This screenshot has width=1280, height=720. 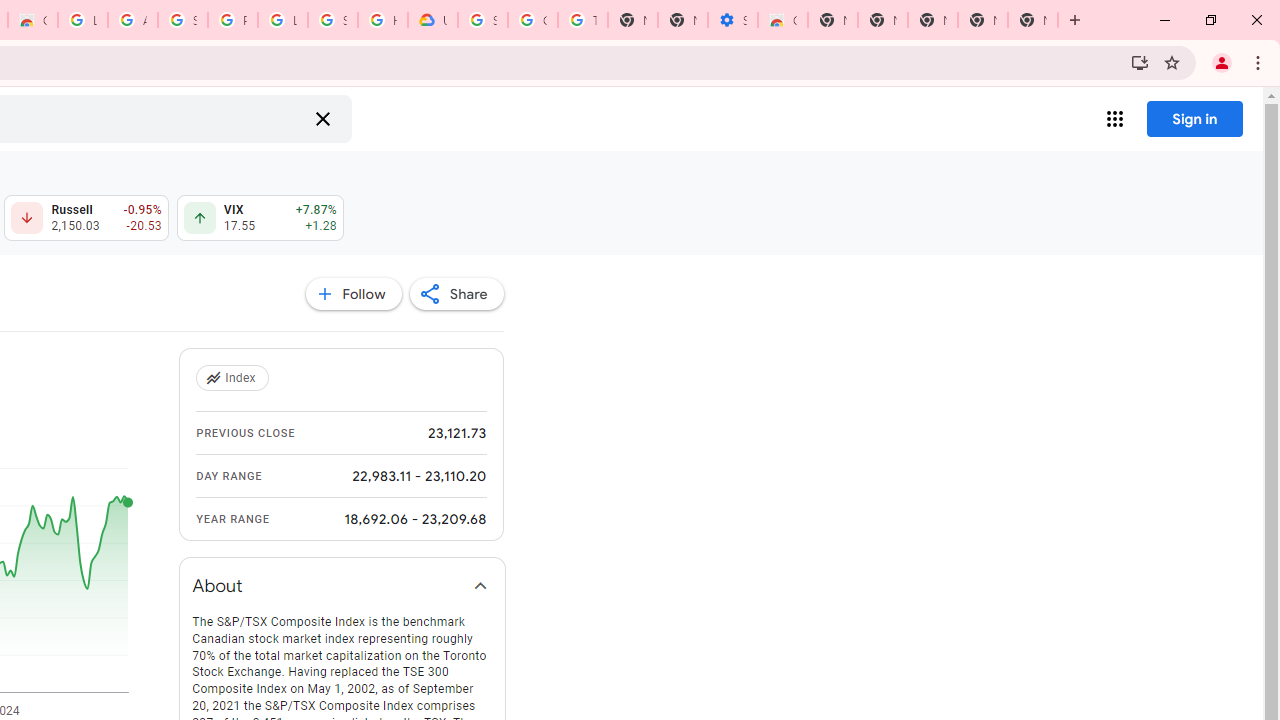 I want to click on 'Sign in - Google Accounts', so click(x=333, y=20).